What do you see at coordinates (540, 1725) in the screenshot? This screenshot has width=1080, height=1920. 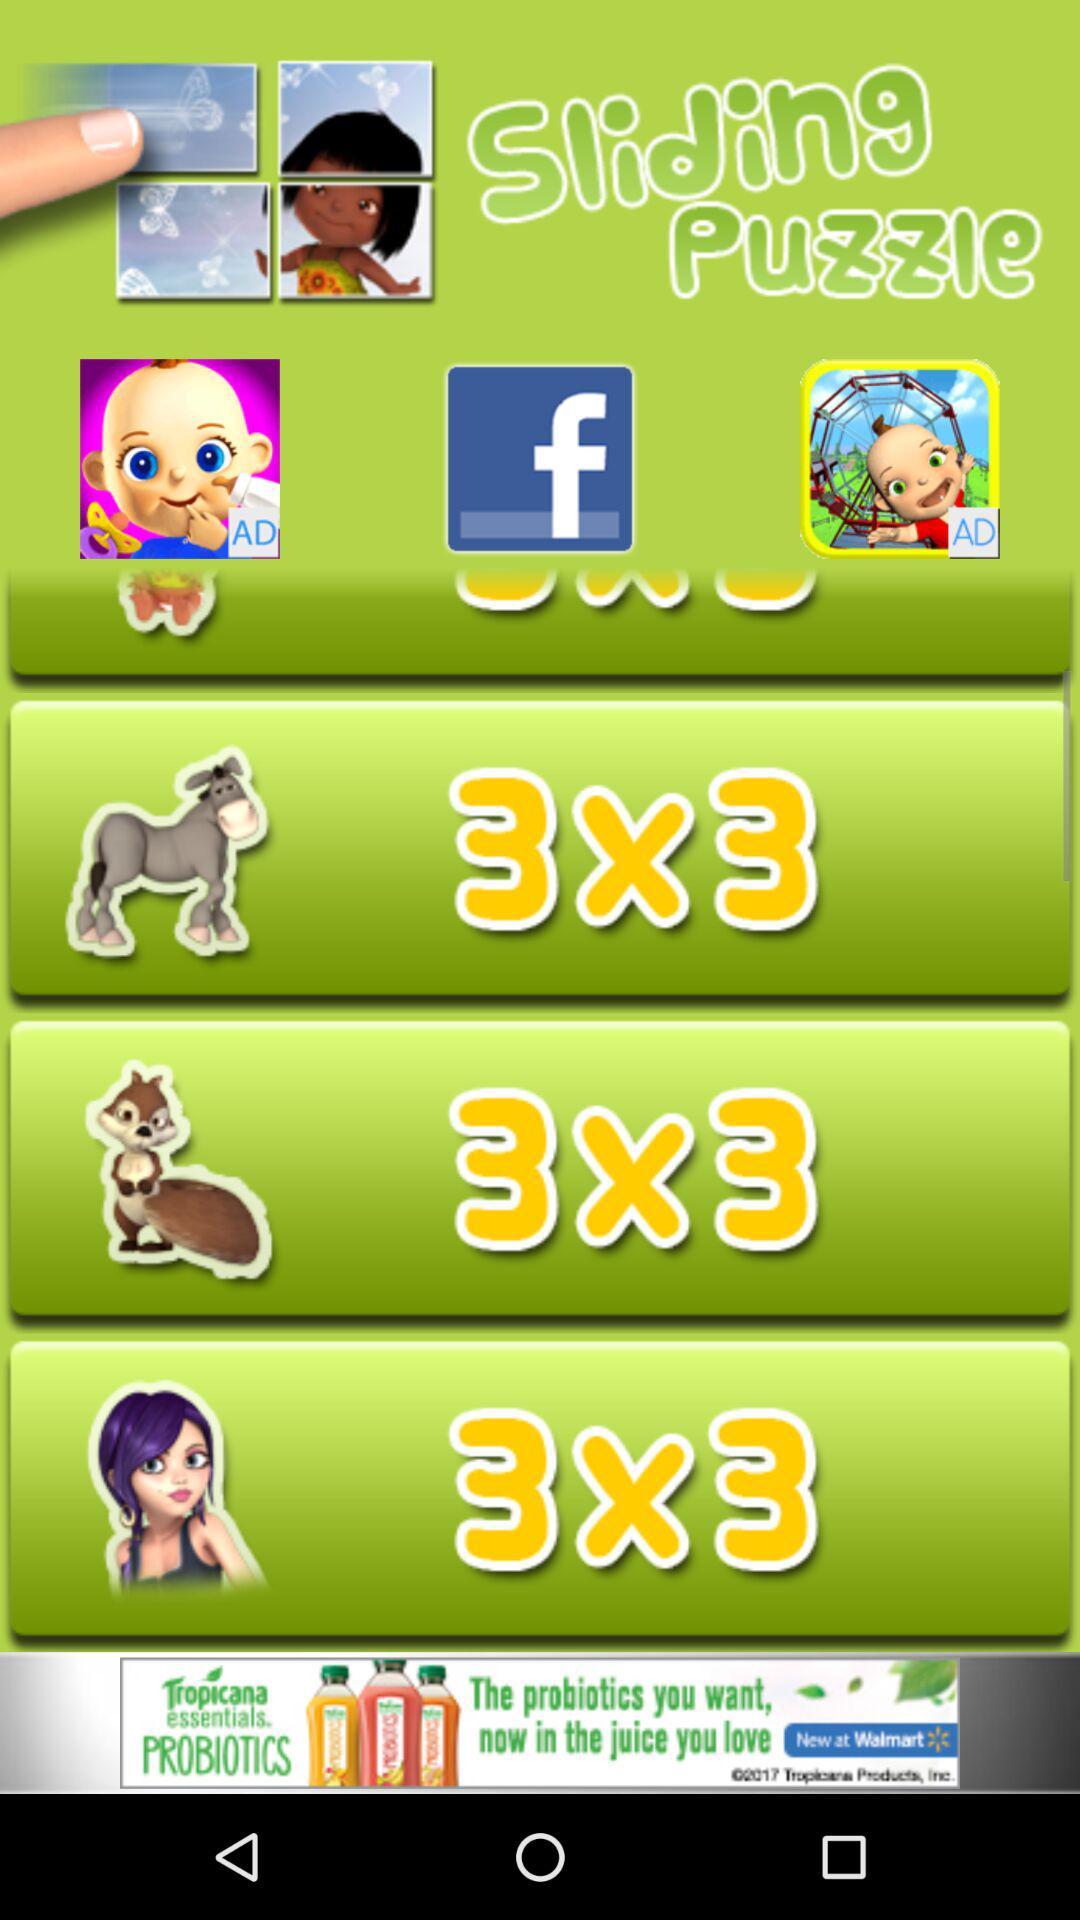 I see `adverttisment box` at bounding box center [540, 1725].